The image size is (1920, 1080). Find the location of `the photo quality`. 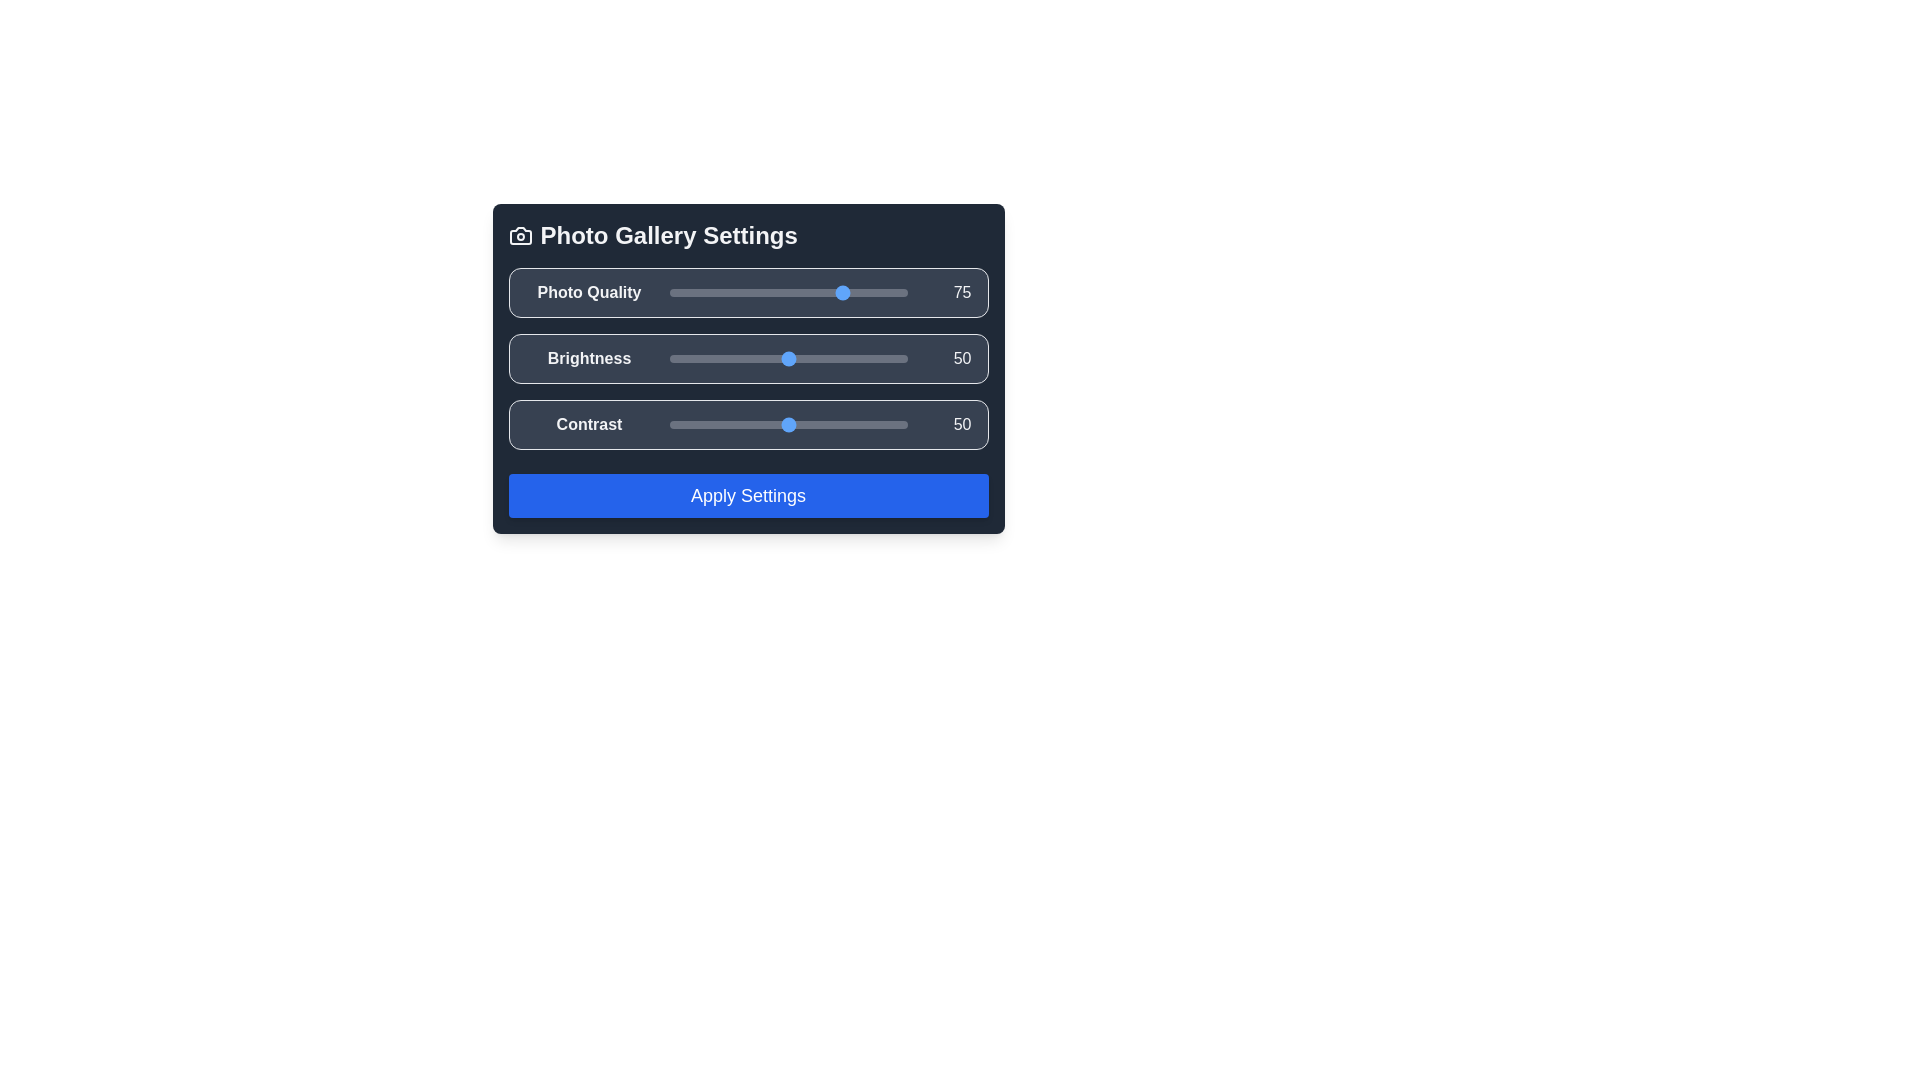

the photo quality is located at coordinates (707, 293).